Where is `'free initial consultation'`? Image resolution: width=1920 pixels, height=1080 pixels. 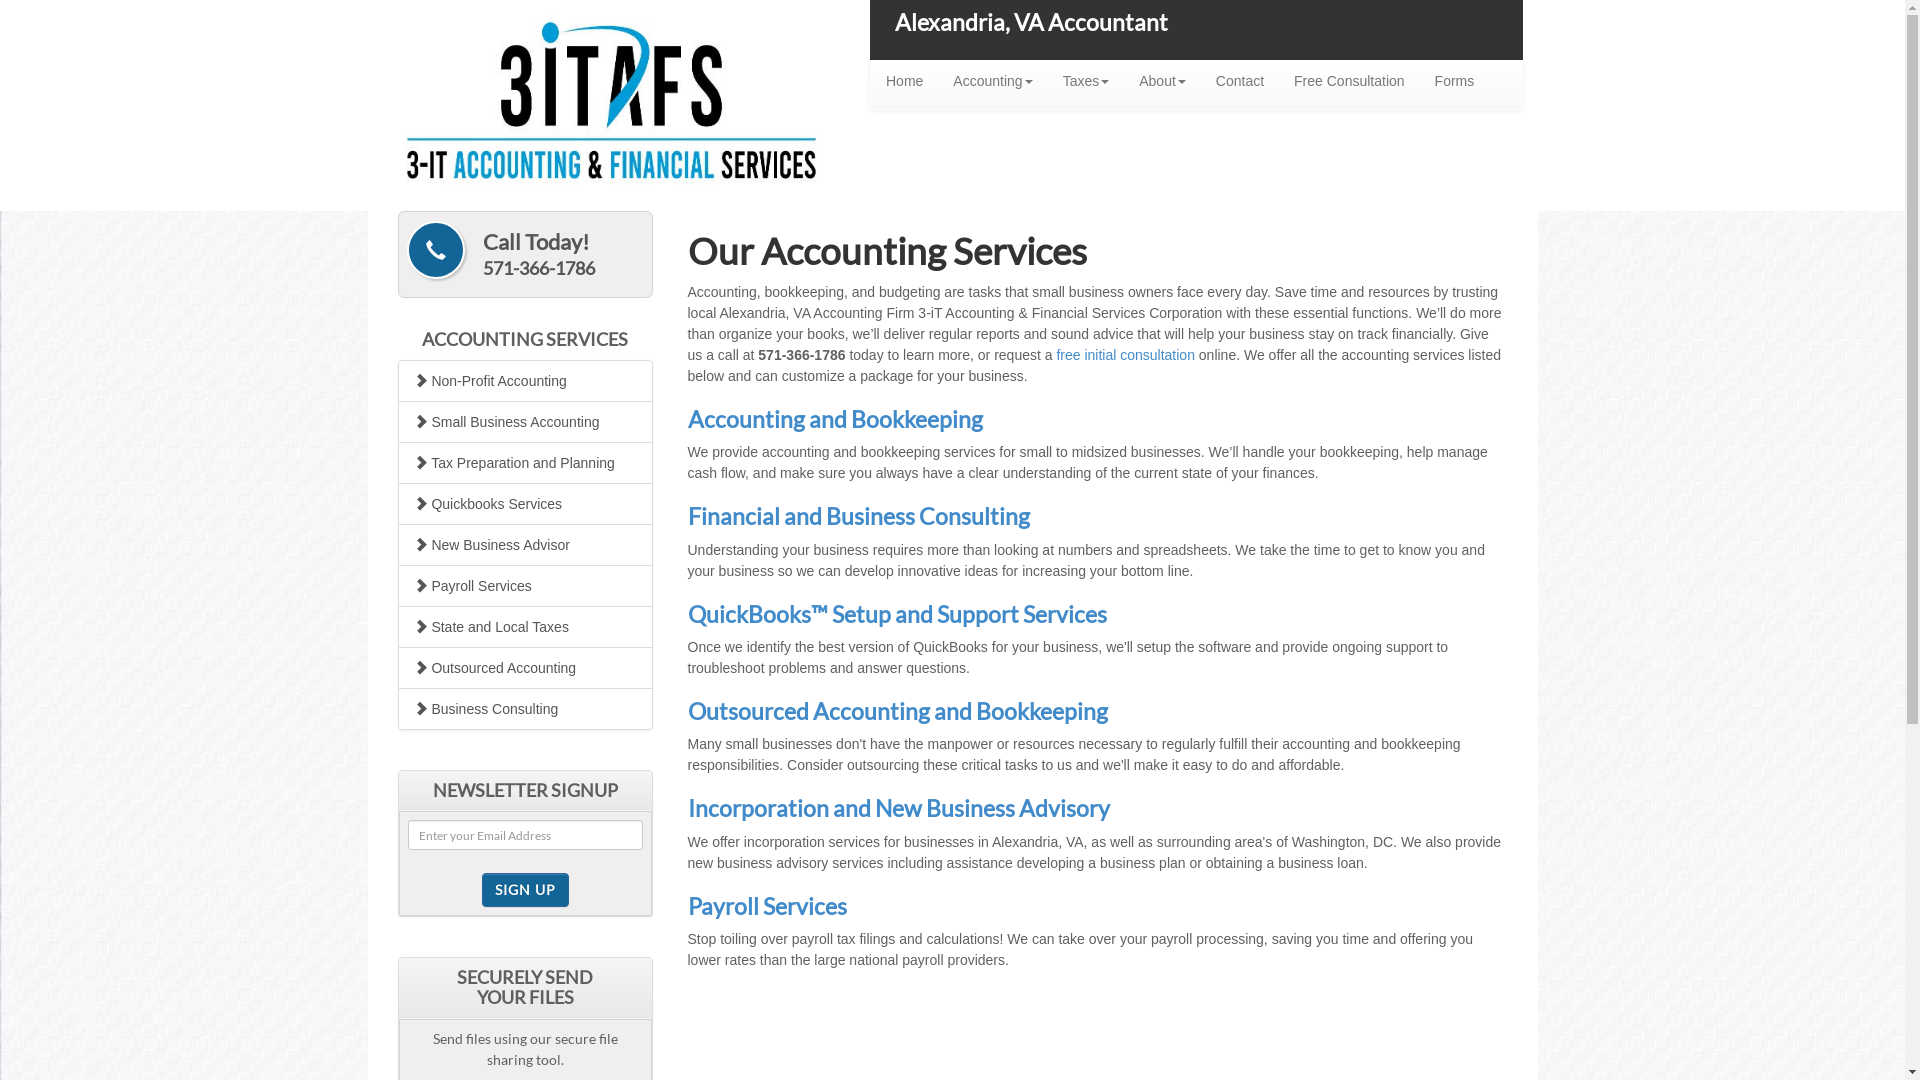
'free initial consultation' is located at coordinates (1125, 353).